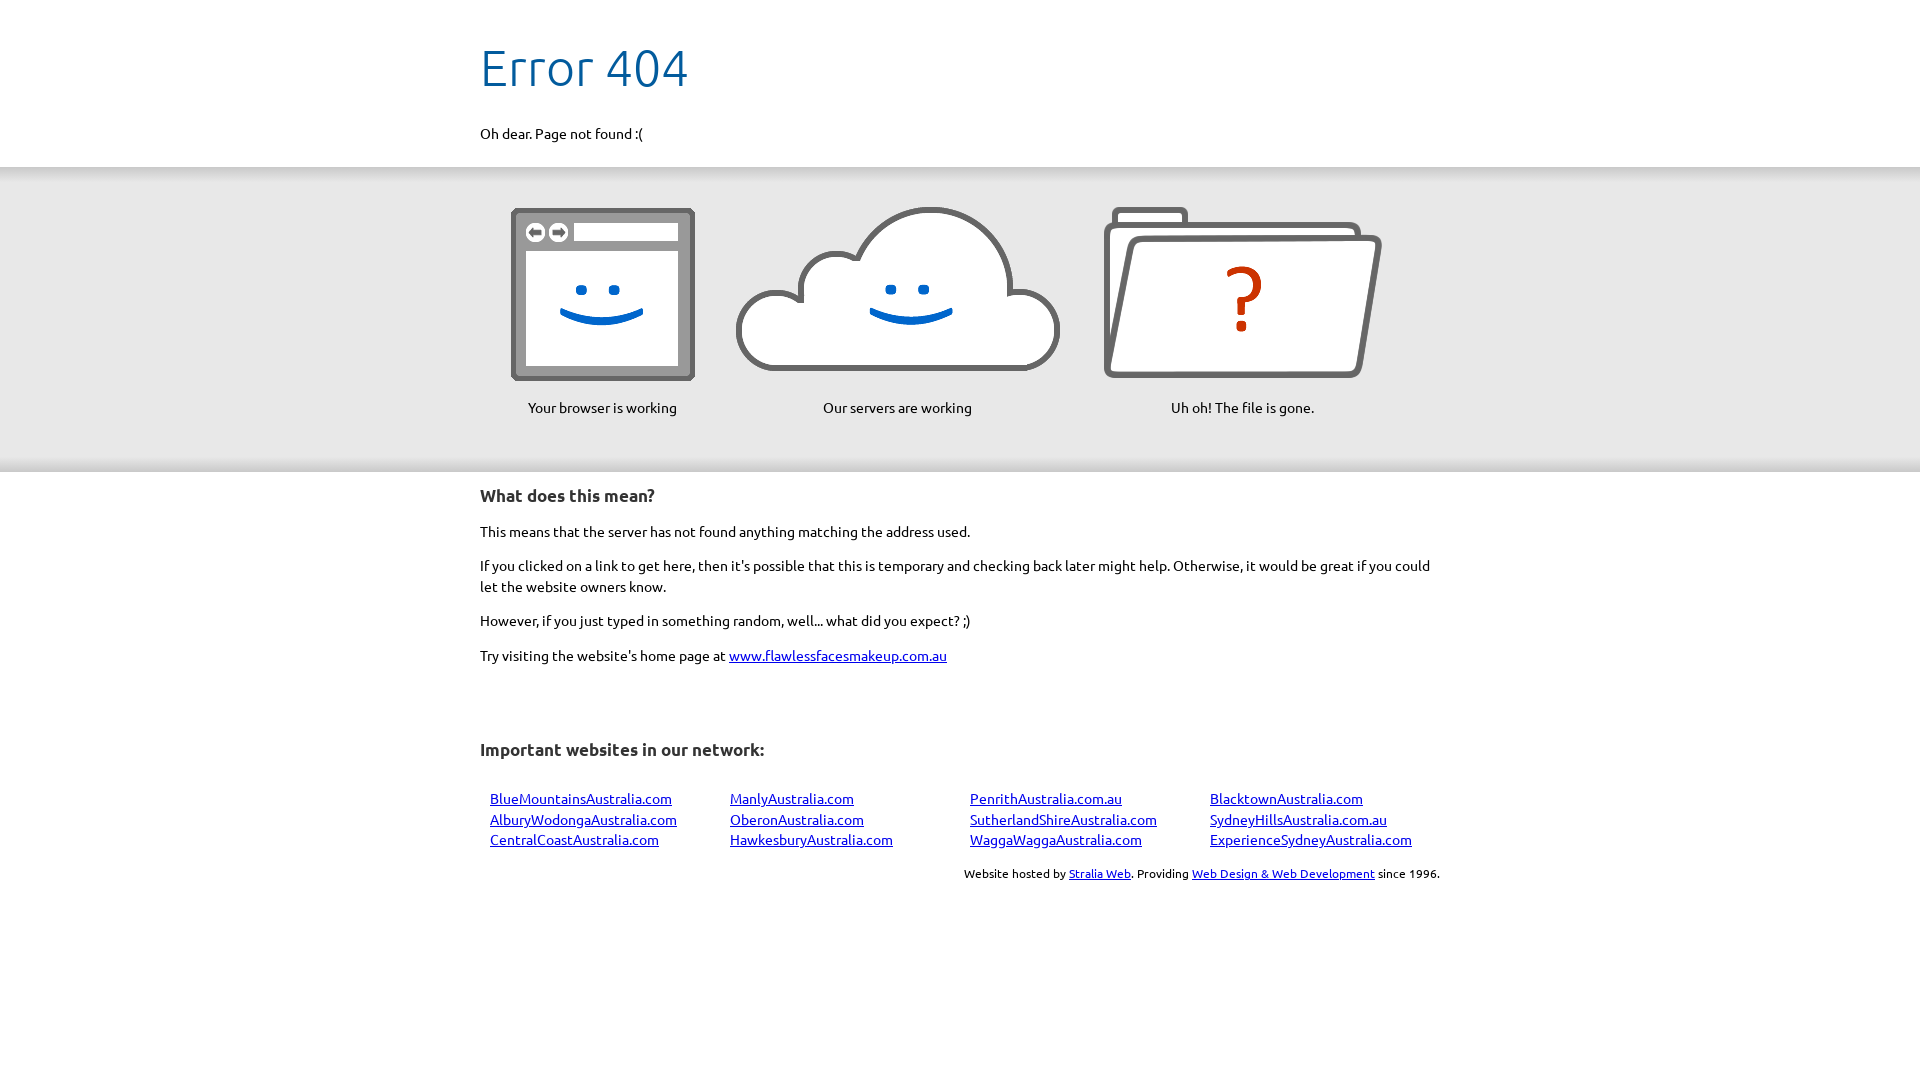 The image size is (1920, 1080). Describe the element at coordinates (838, 655) in the screenshot. I see `'www.flawlessfacesmakeup.com.au'` at that location.